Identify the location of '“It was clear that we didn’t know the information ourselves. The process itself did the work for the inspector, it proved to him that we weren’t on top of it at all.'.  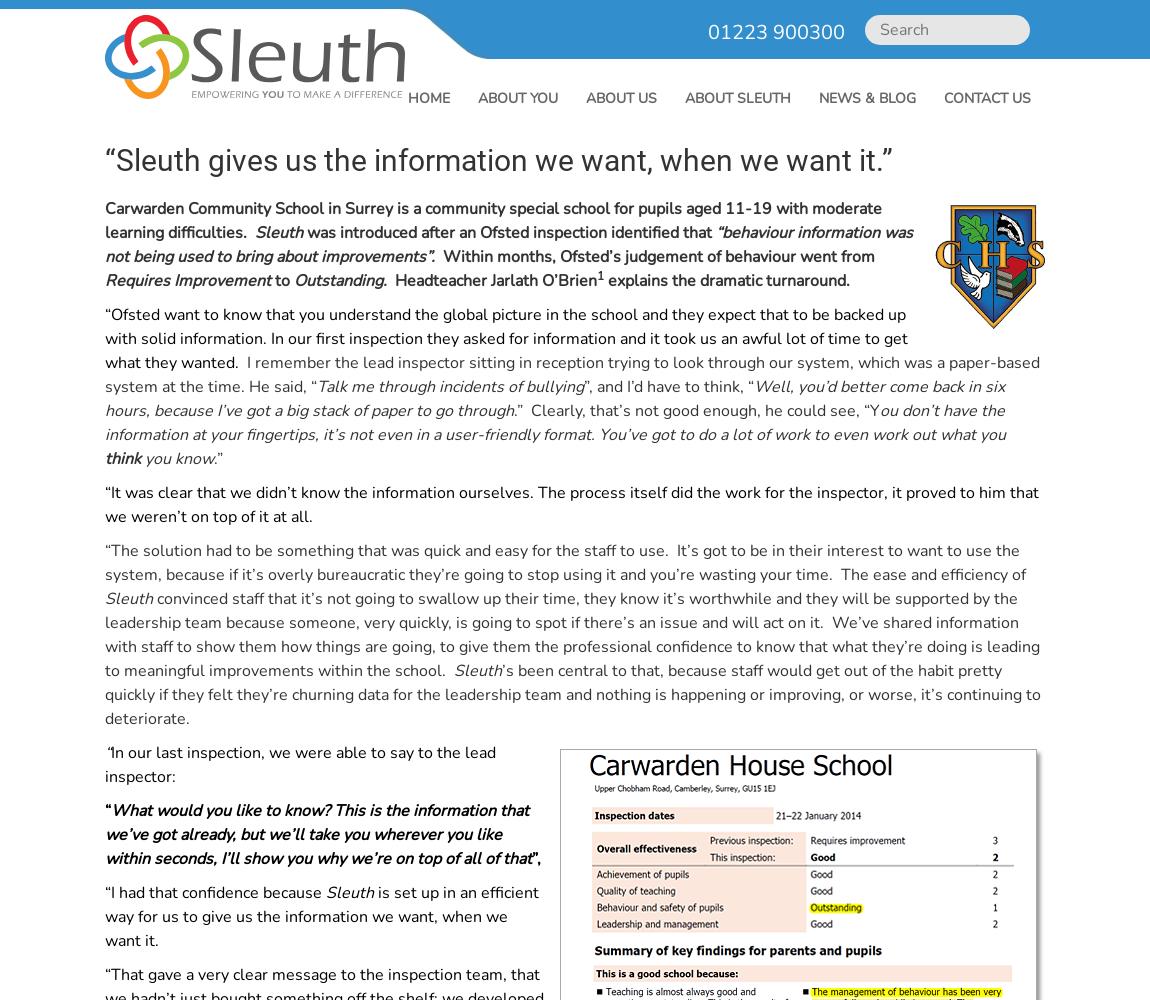
(572, 505).